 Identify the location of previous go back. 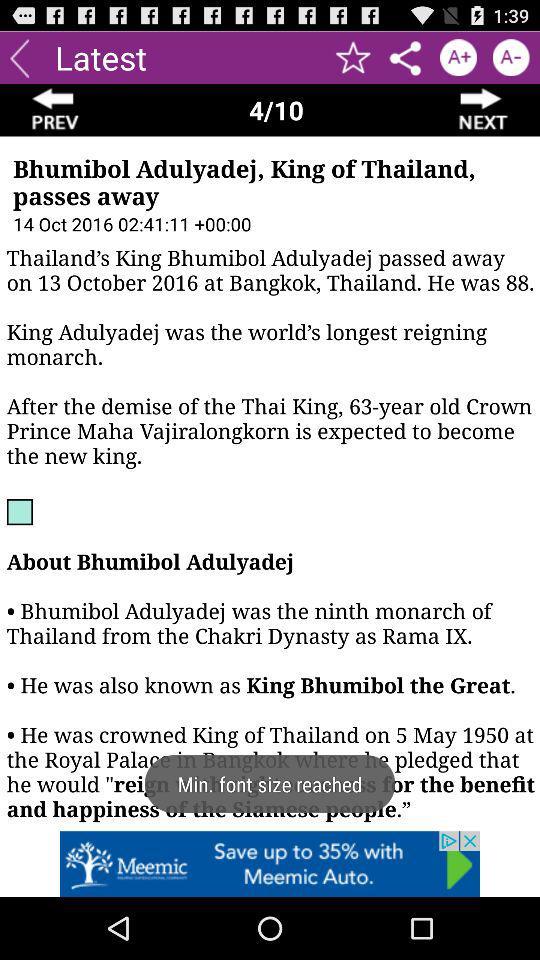
(55, 110).